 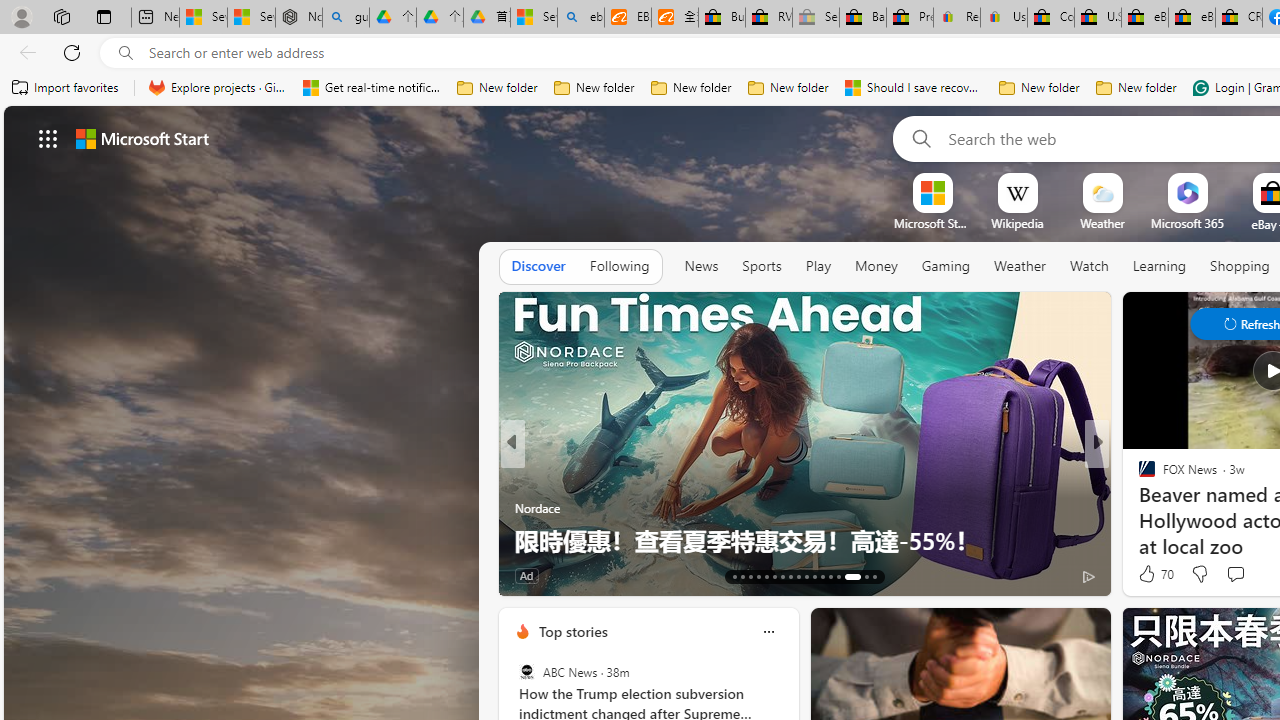 I want to click on 'Wikipedia', so click(x=1017, y=223).